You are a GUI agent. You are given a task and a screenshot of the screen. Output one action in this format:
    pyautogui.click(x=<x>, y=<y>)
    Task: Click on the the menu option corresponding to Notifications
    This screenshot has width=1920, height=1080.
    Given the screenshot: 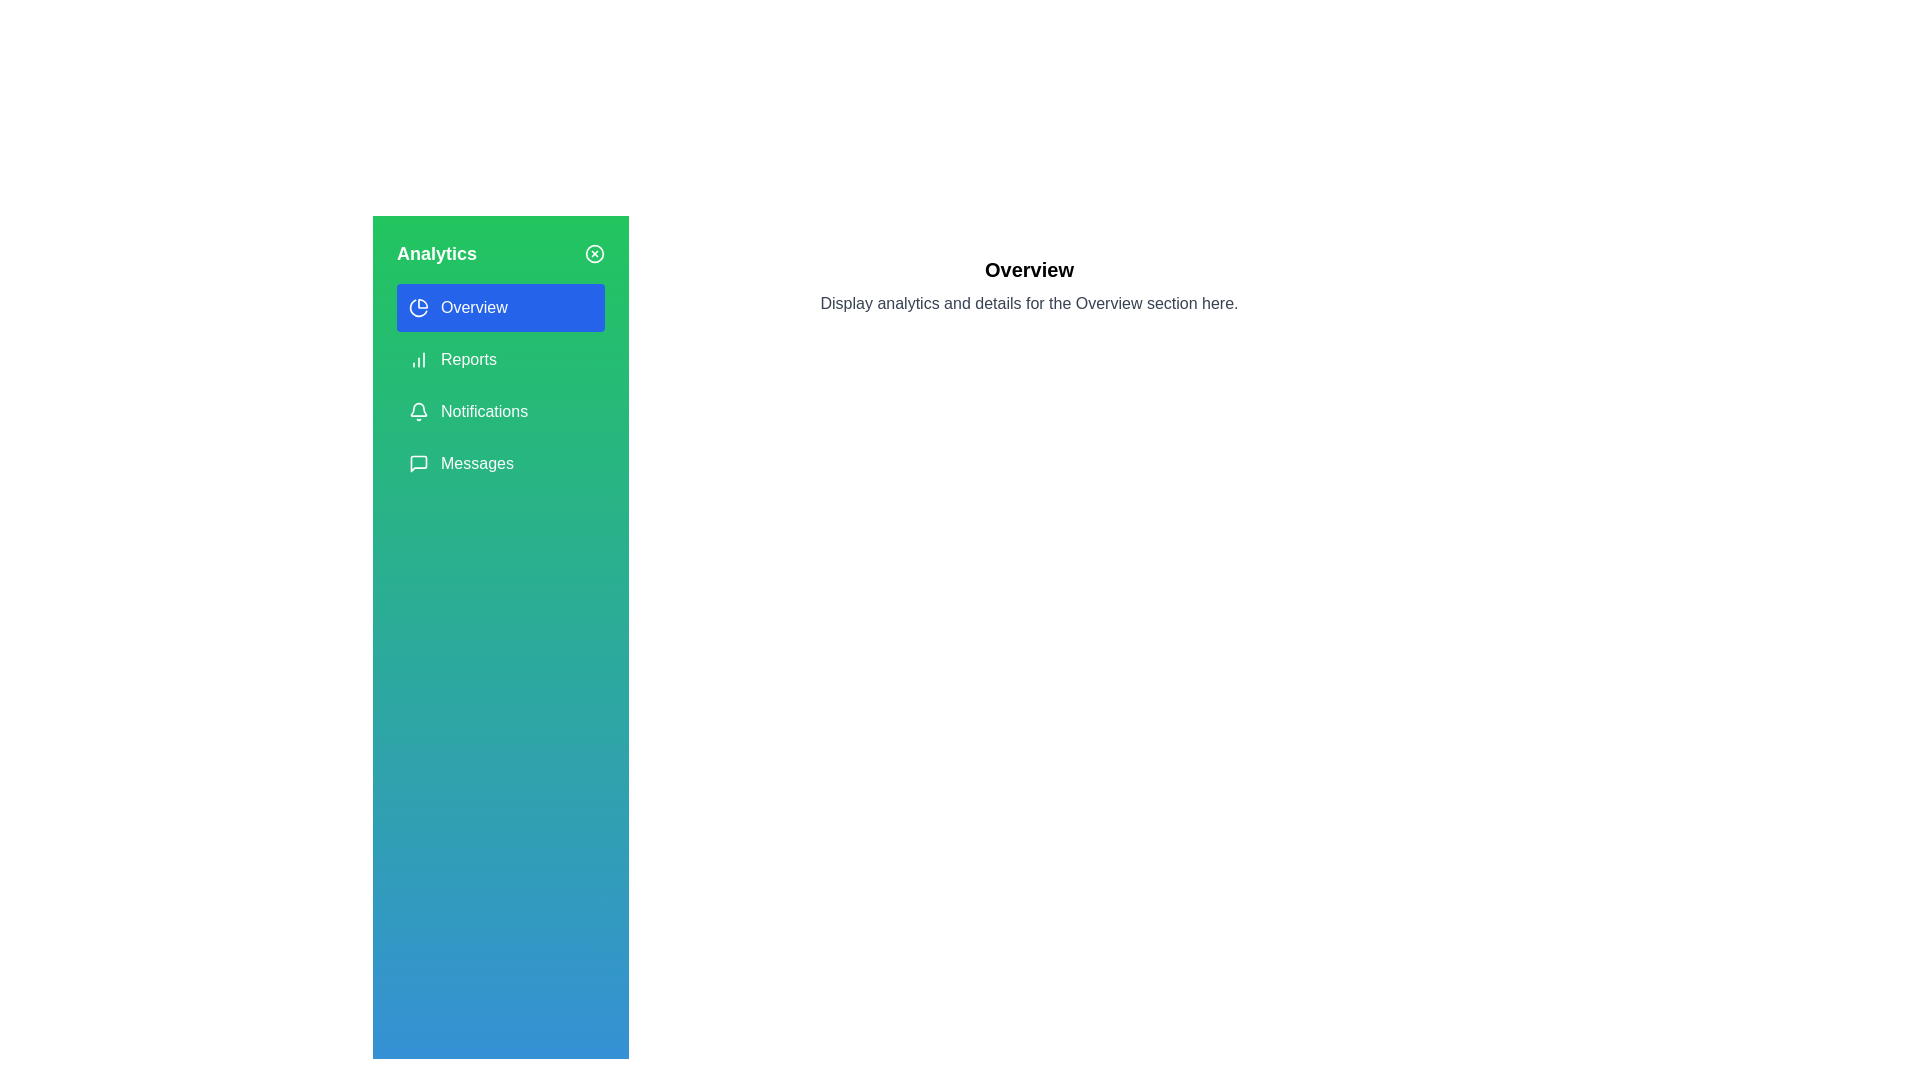 What is the action you would take?
    pyautogui.click(x=500, y=411)
    